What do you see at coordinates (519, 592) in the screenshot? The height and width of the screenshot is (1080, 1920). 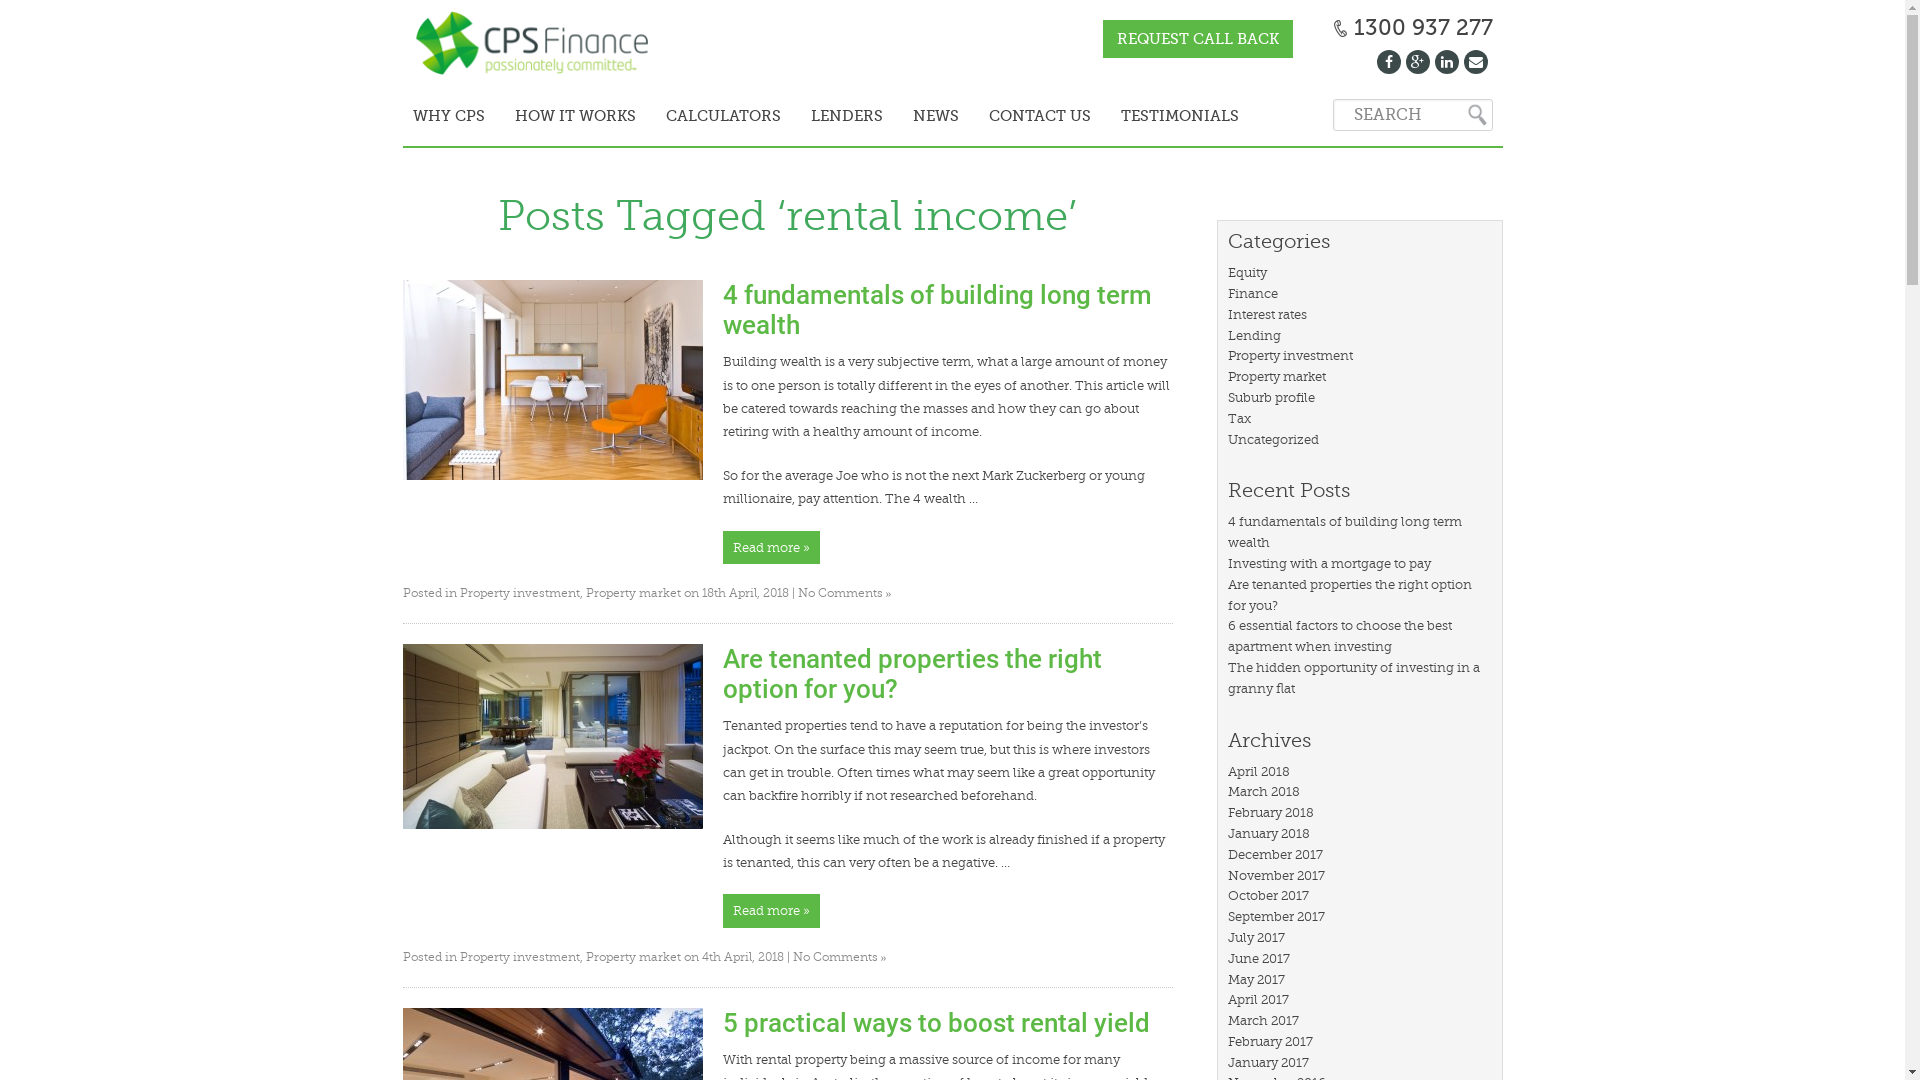 I see `'Property investment'` at bounding box center [519, 592].